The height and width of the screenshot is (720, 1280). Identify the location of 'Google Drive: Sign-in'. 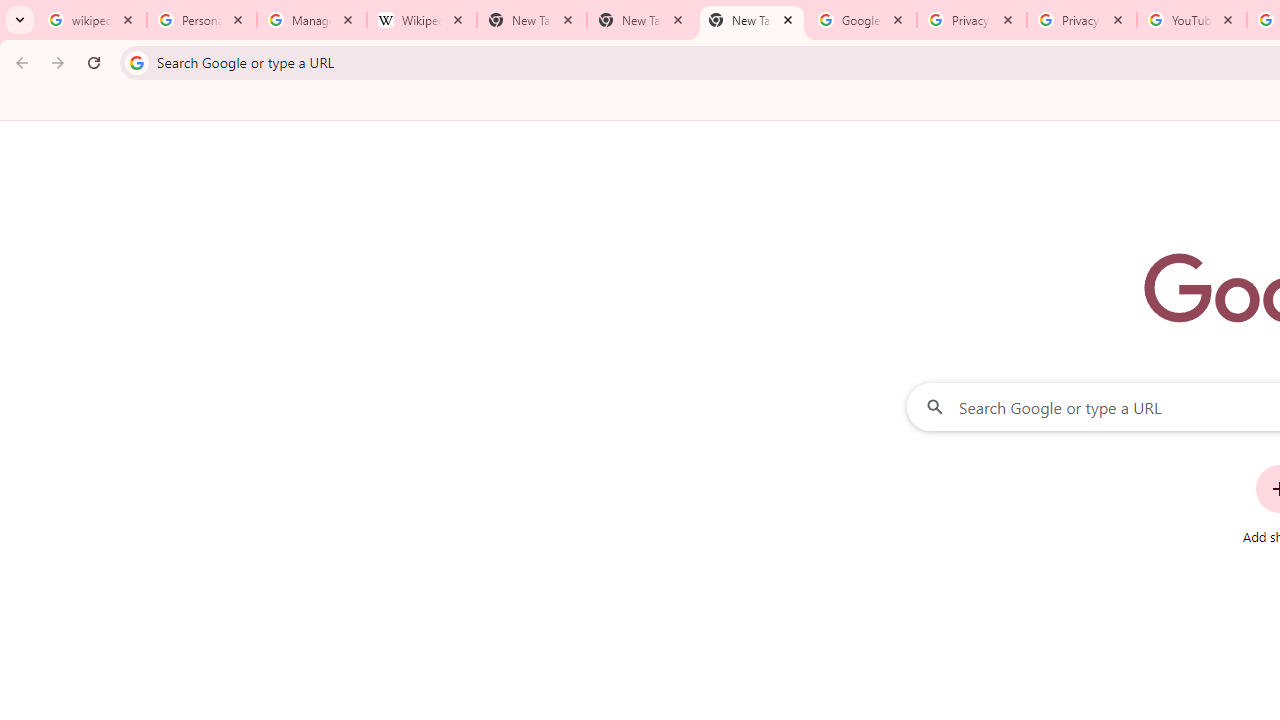
(861, 20).